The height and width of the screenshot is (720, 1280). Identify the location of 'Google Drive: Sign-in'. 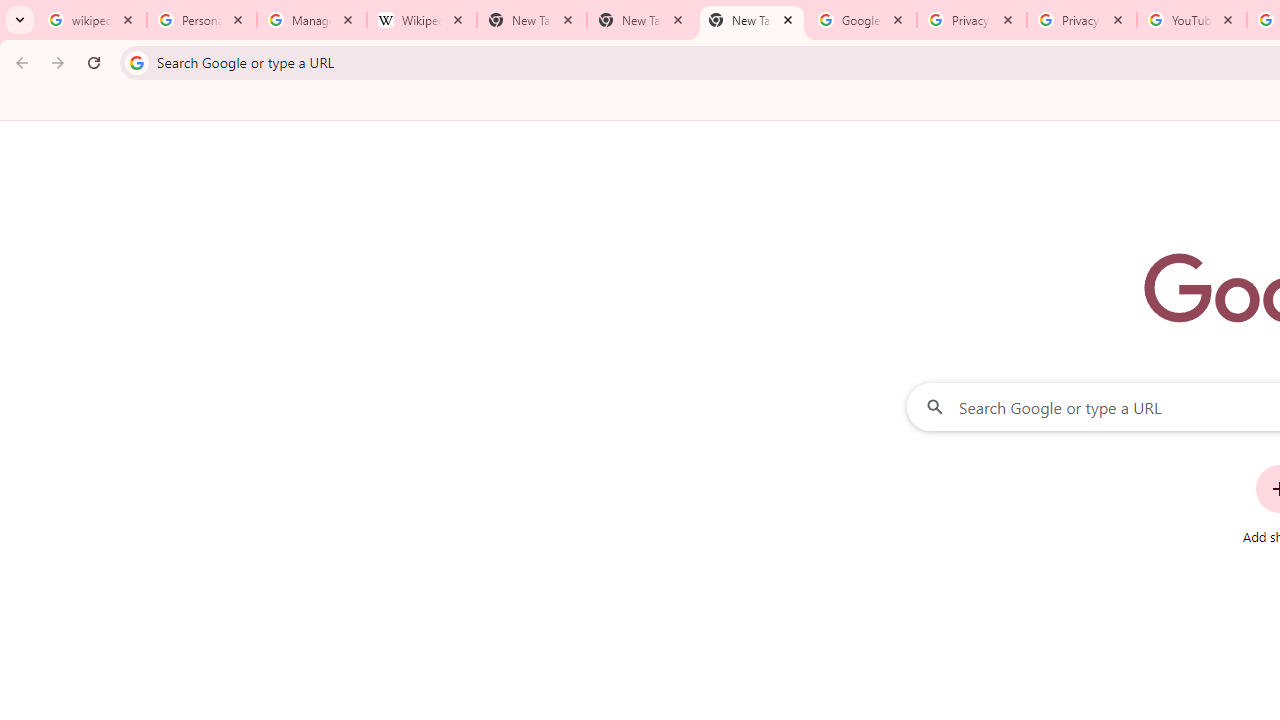
(861, 20).